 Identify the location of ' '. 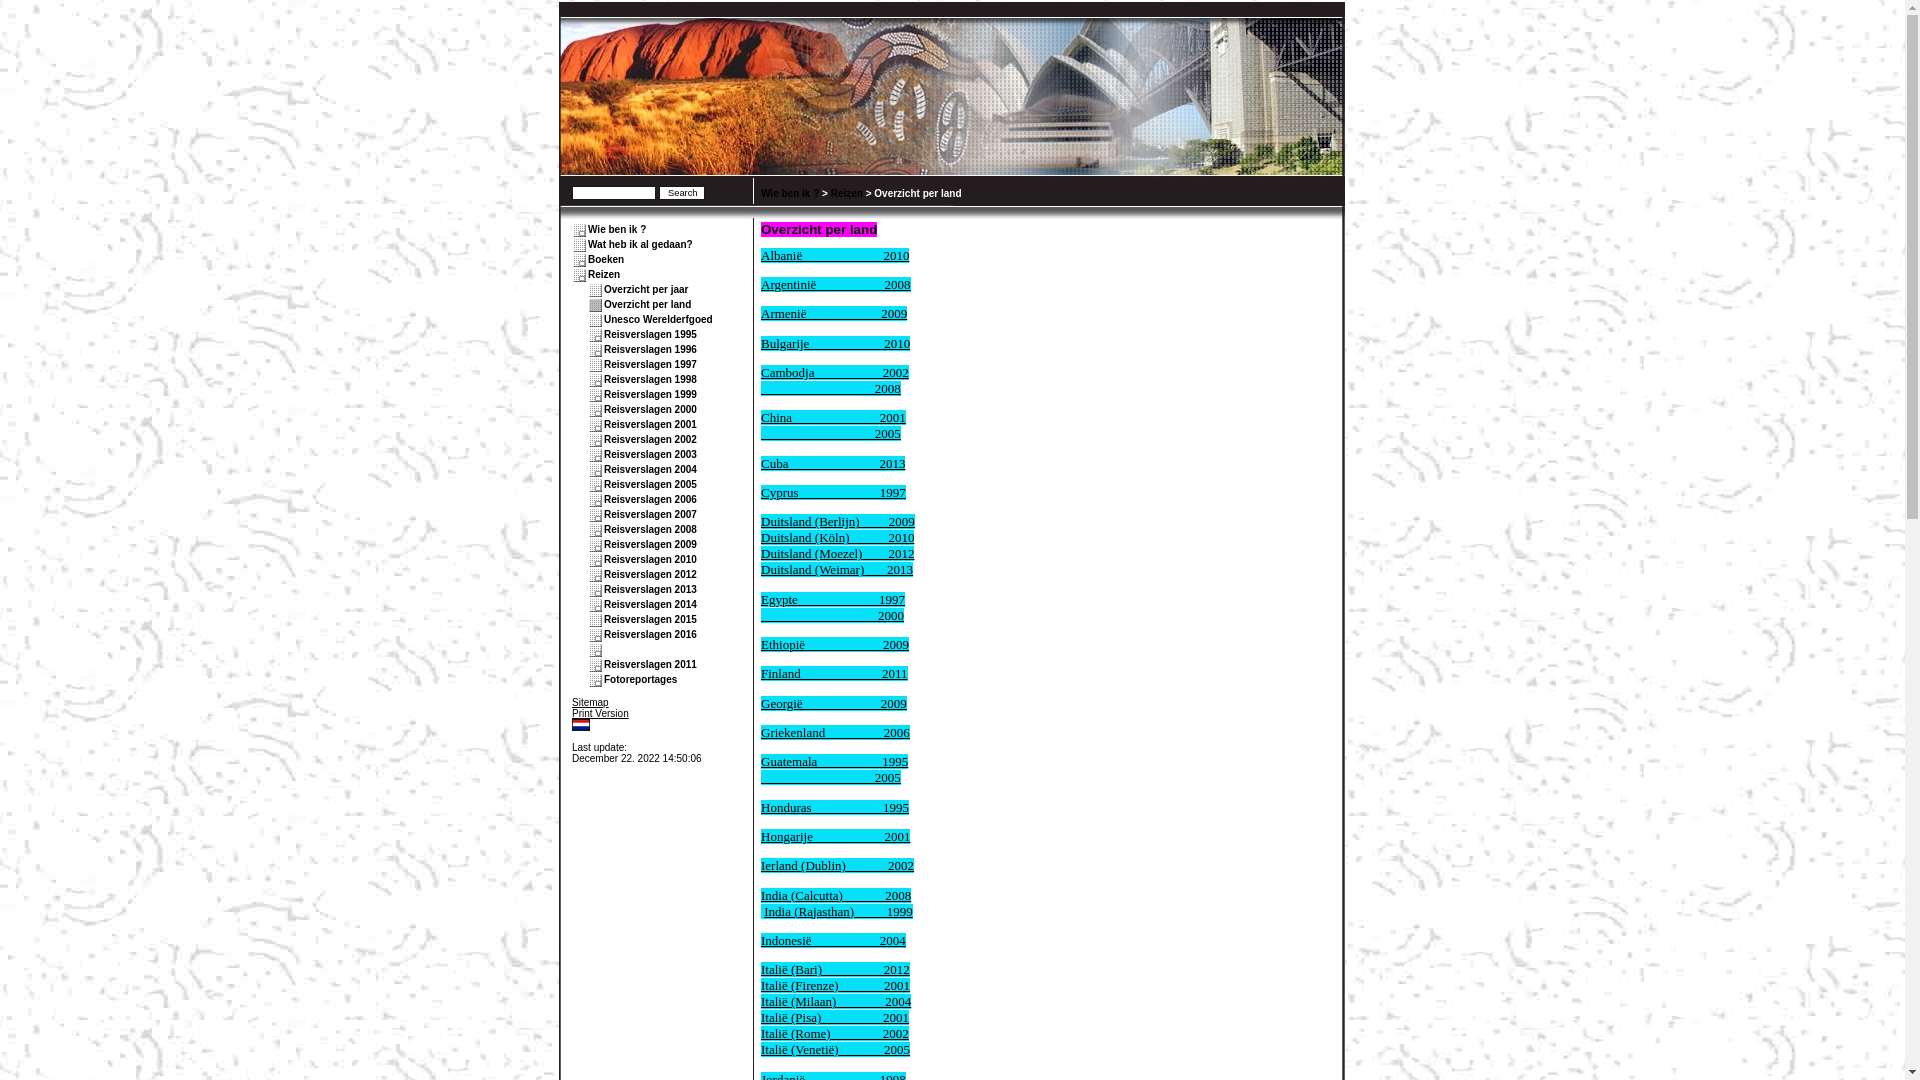
(604, 649).